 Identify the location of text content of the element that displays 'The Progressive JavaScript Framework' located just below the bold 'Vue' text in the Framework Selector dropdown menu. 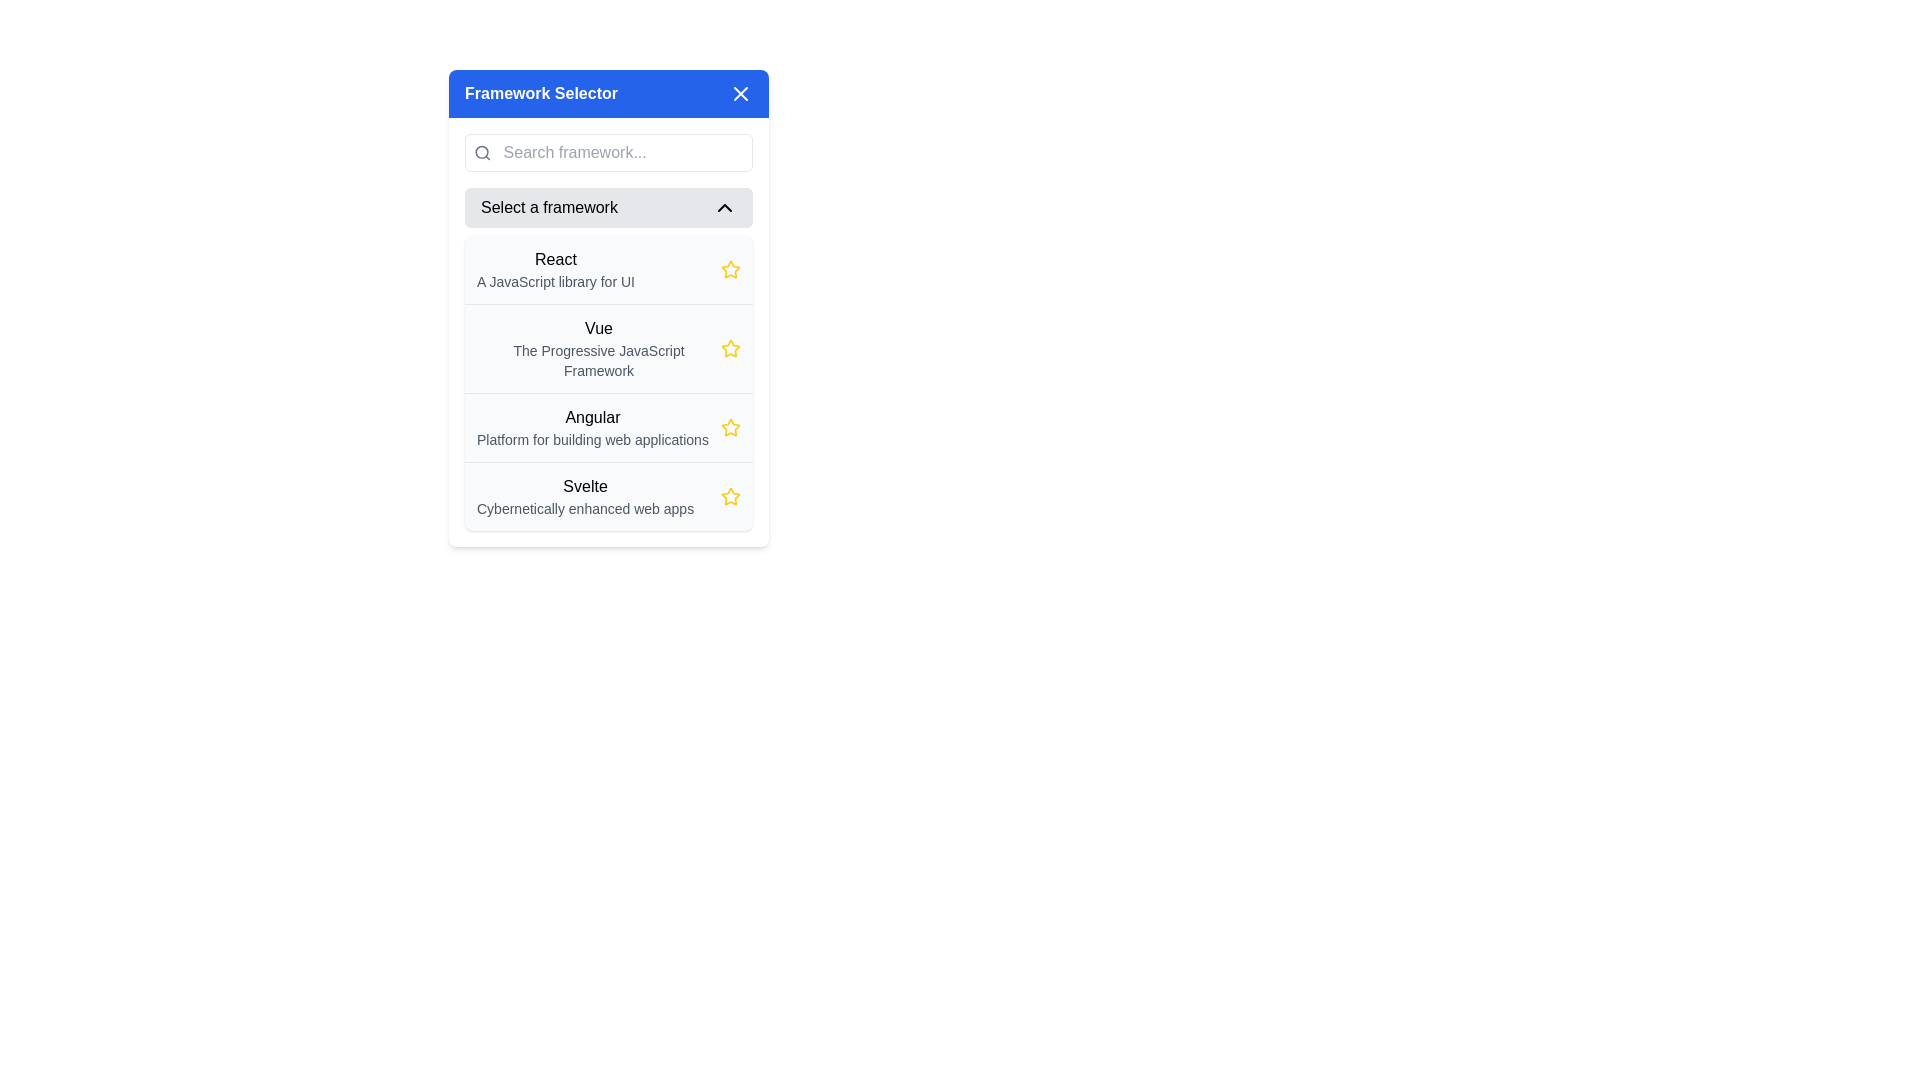
(598, 361).